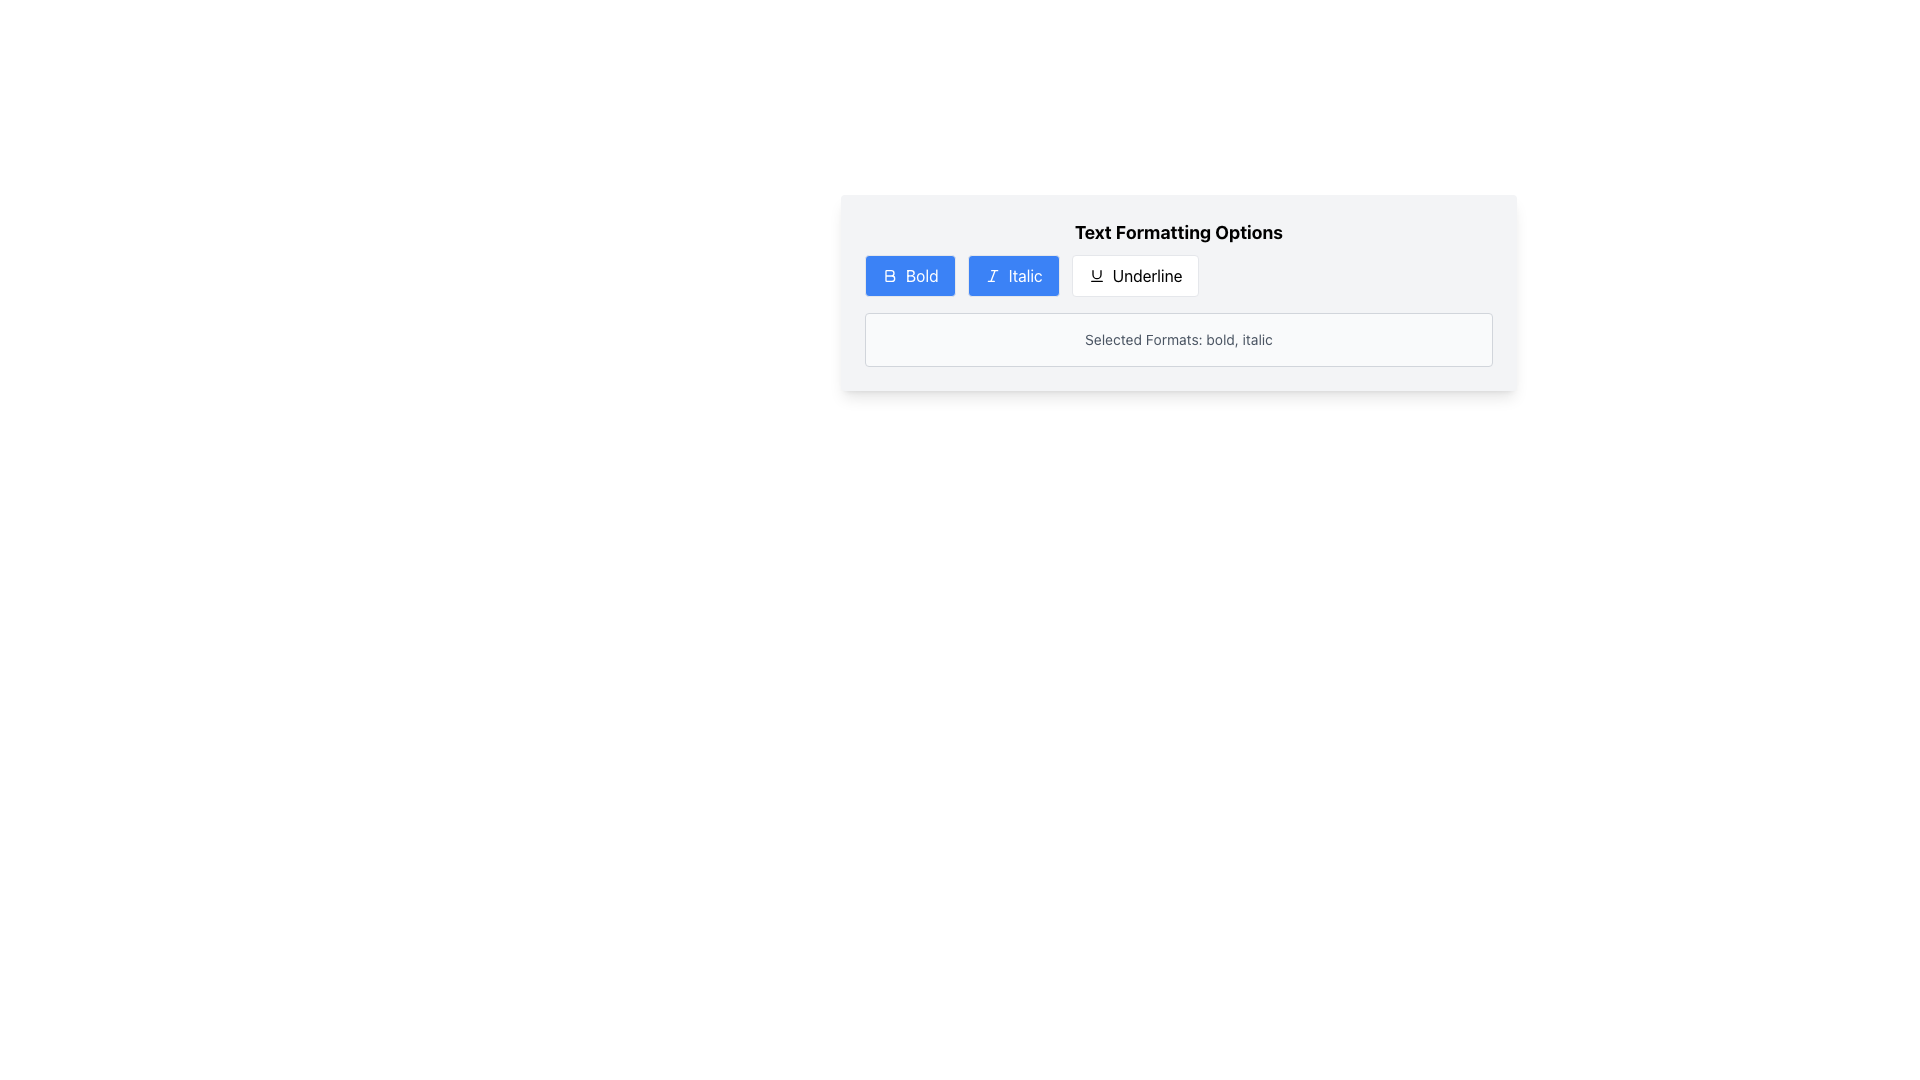  Describe the element at coordinates (992, 276) in the screenshot. I see `the italic text formatting icon, which is part of the blue 'Italic' button labeled with white text, positioned in the middle of a horizontal button group next to the 'Bold' and 'Underline' buttons` at that location.